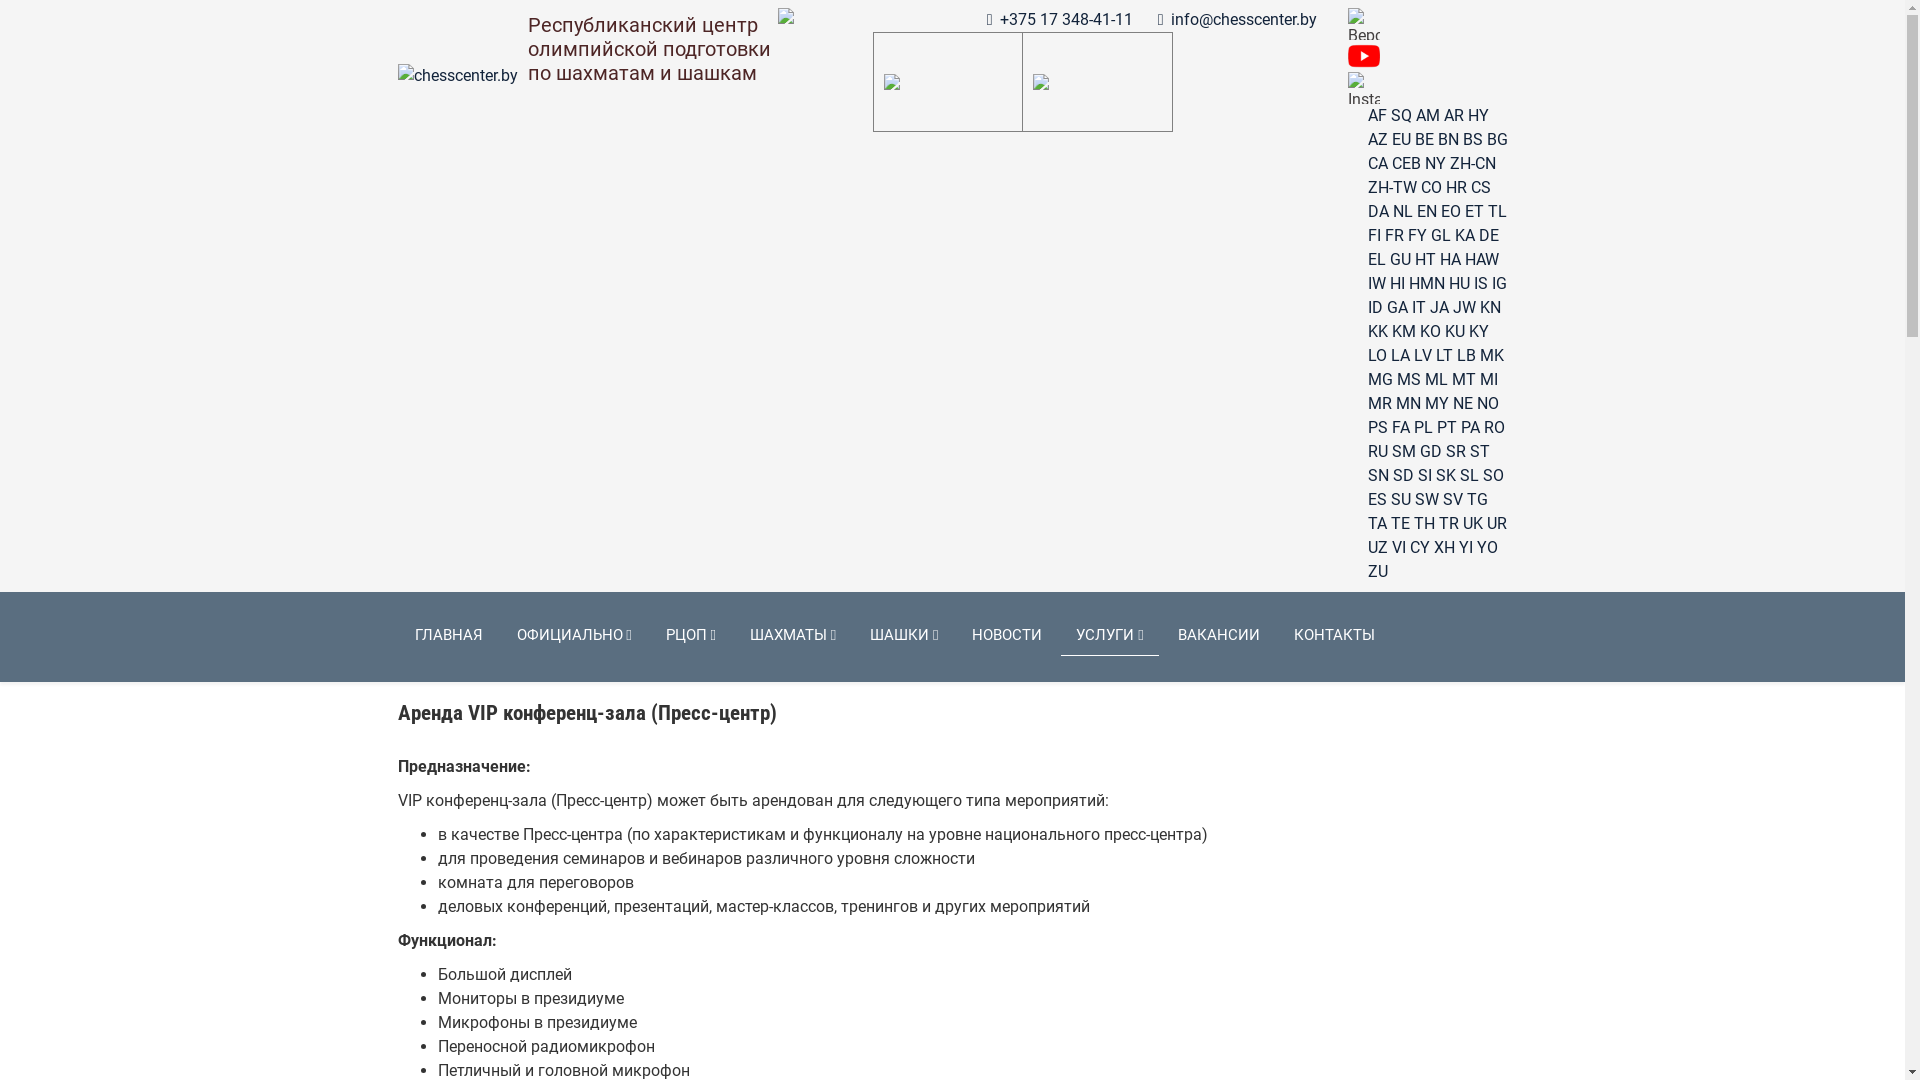 The image size is (1920, 1080). I want to click on 'SL', so click(1469, 475).